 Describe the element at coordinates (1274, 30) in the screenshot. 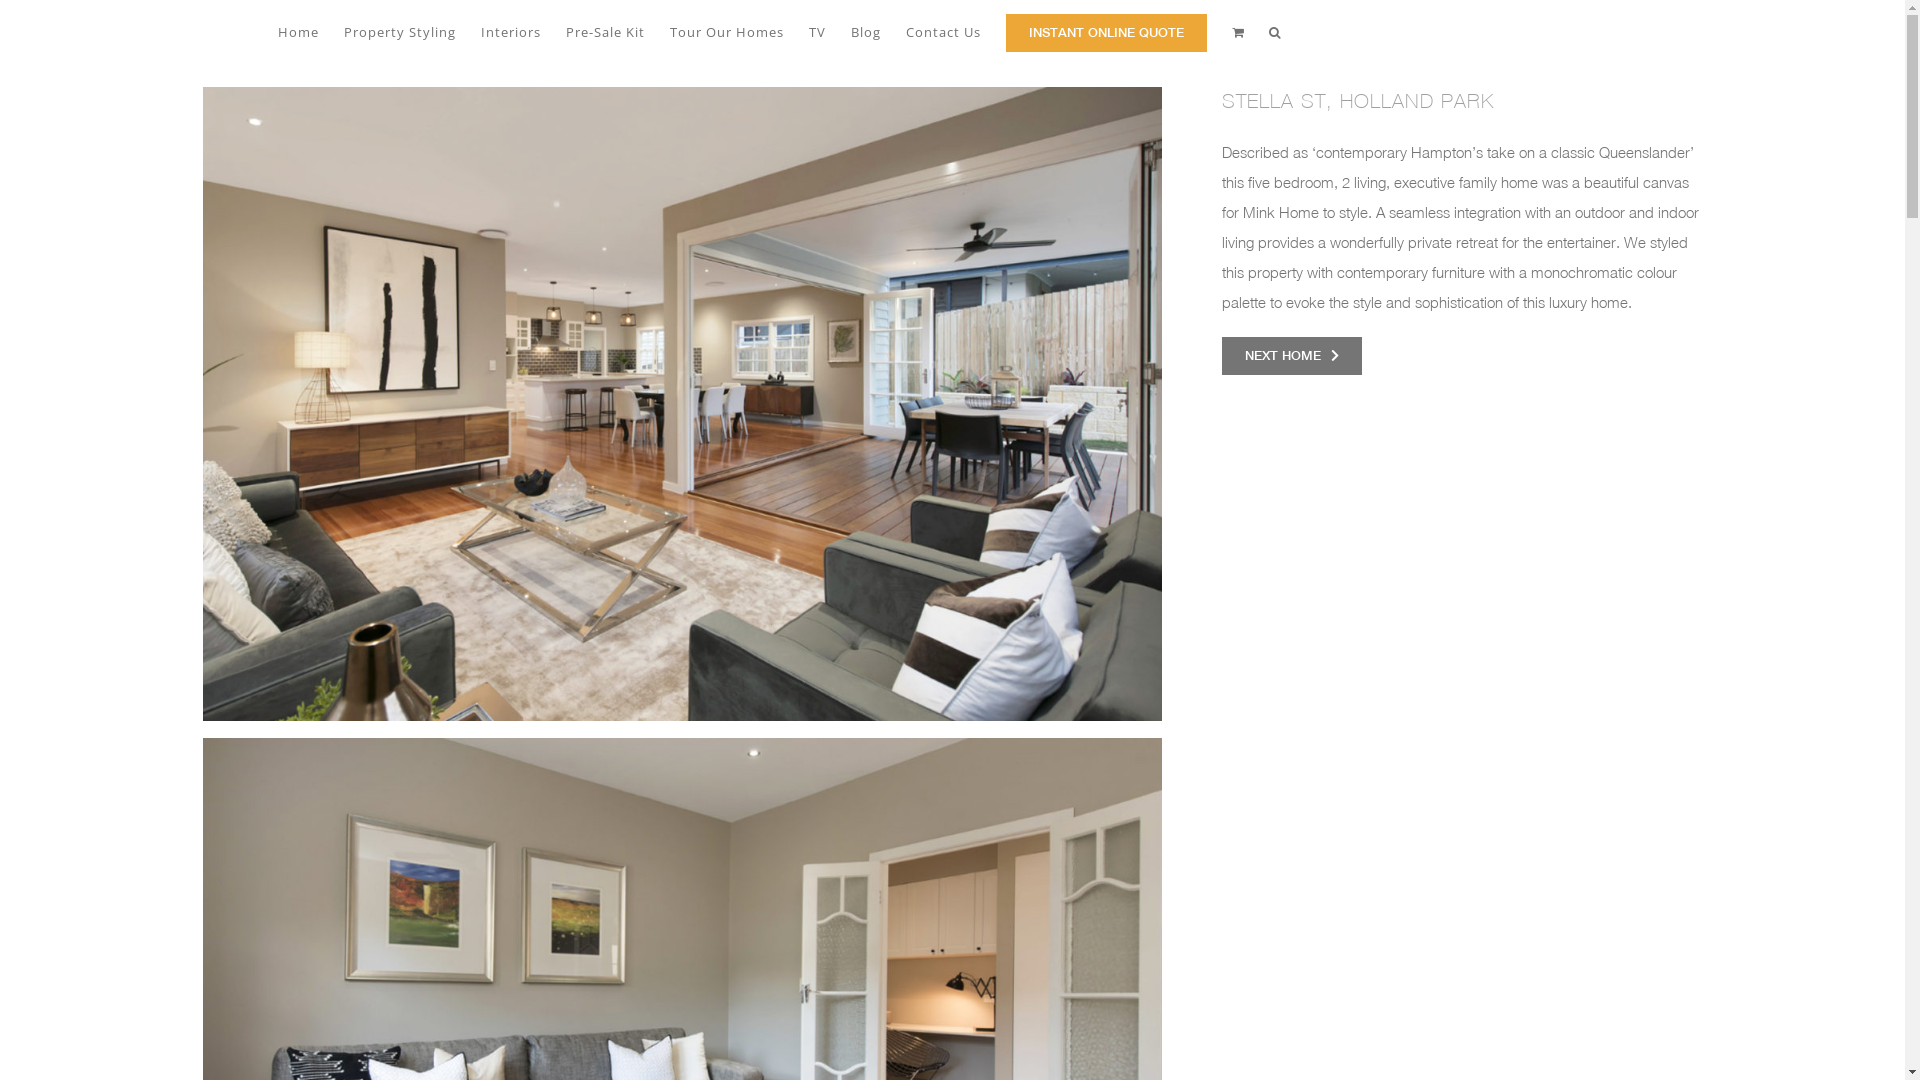

I see `'Search'` at that location.